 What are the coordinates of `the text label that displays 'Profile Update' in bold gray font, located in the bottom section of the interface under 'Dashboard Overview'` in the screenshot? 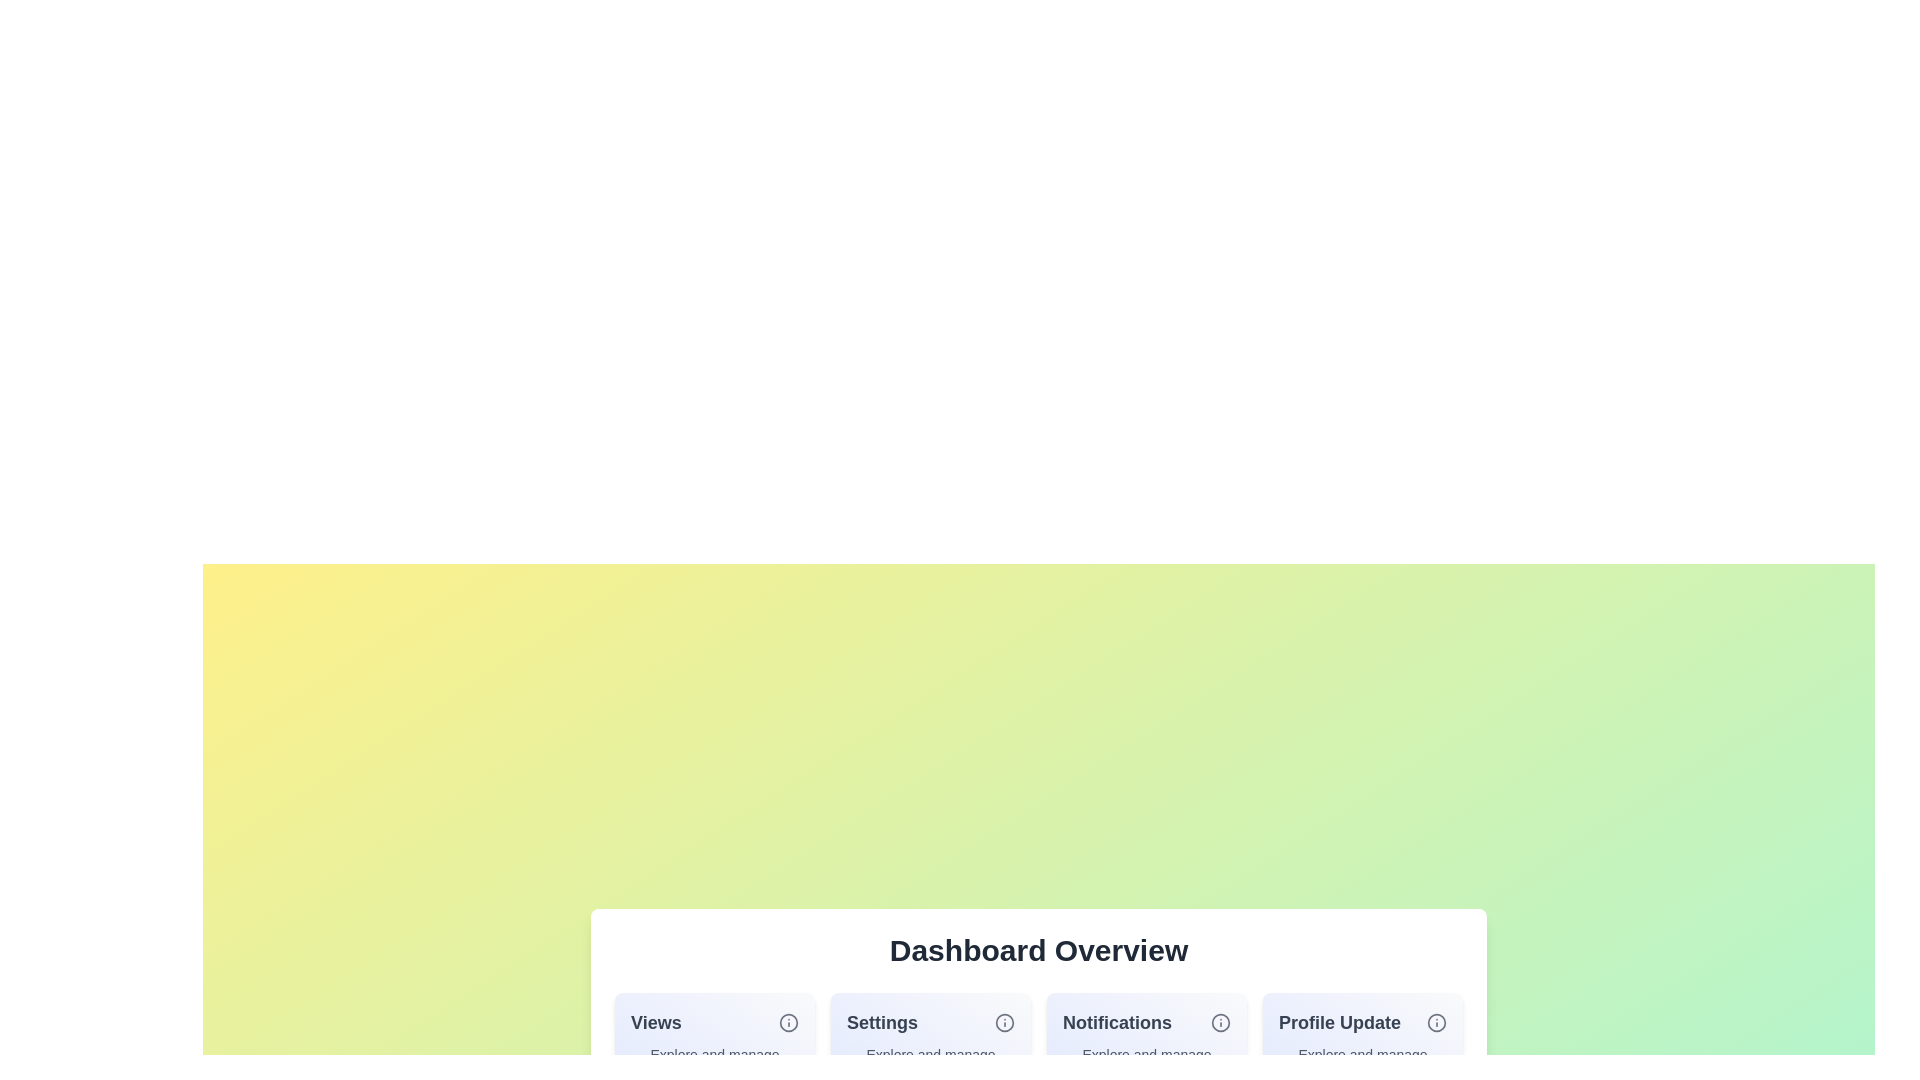 It's located at (1339, 1022).